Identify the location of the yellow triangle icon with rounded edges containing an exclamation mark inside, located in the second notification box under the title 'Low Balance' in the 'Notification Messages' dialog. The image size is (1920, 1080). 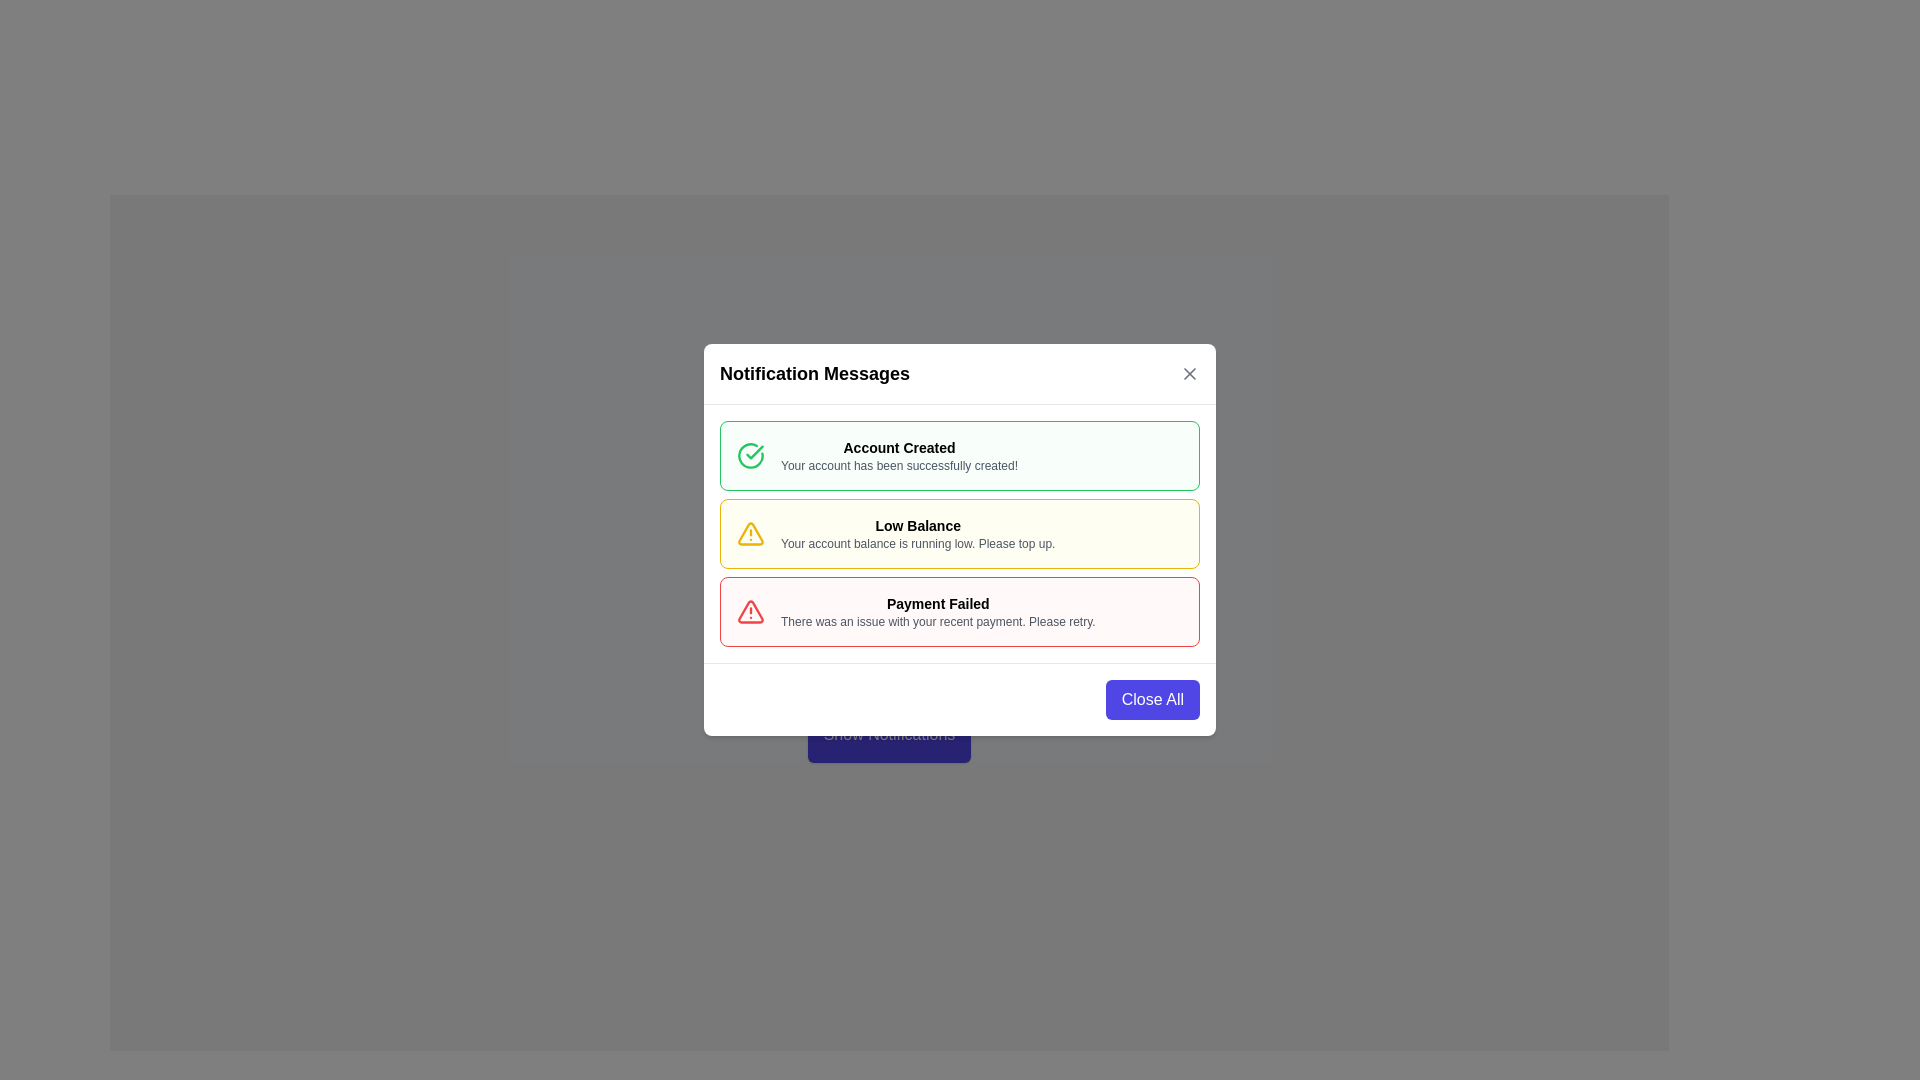
(749, 532).